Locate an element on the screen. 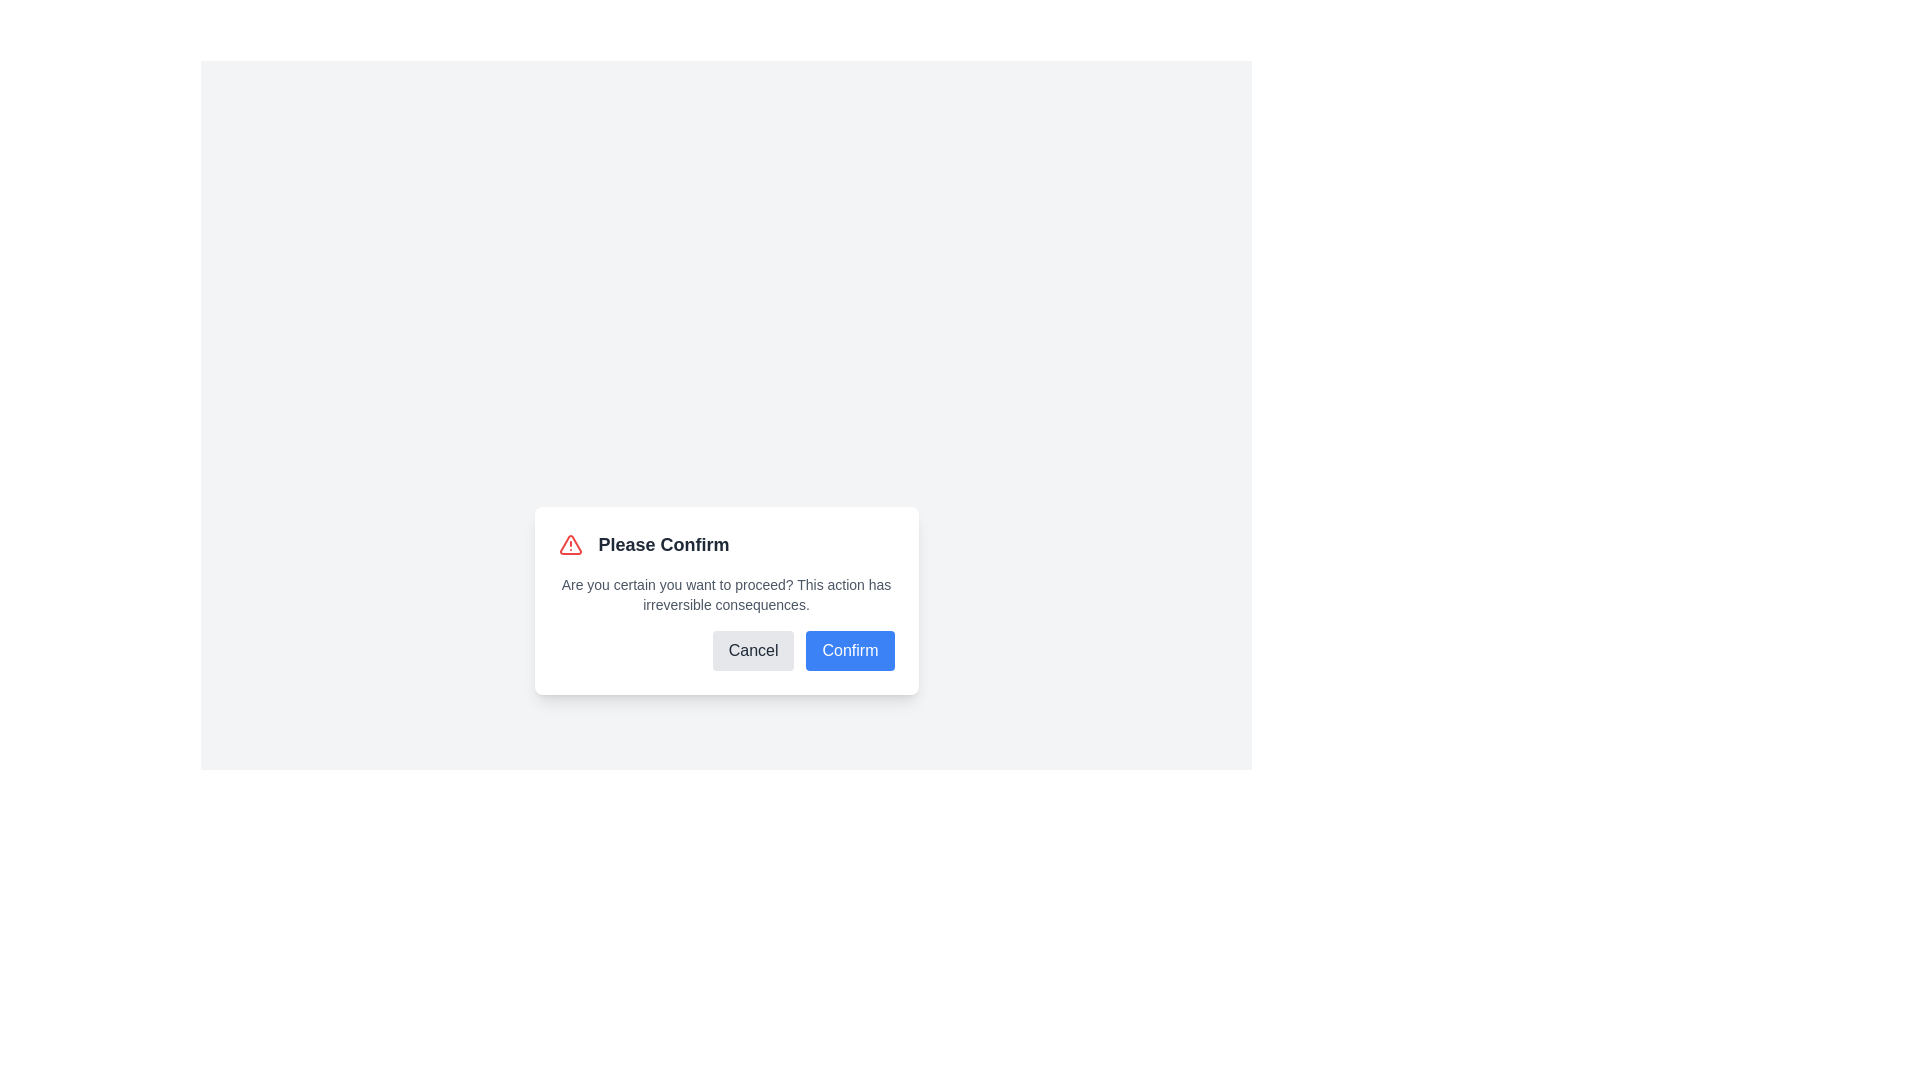 The height and width of the screenshot is (1080, 1920). the 'Cancel' button in the 'Please Confirm' dialog box located in the lower-right section of the interface is located at coordinates (752, 651).